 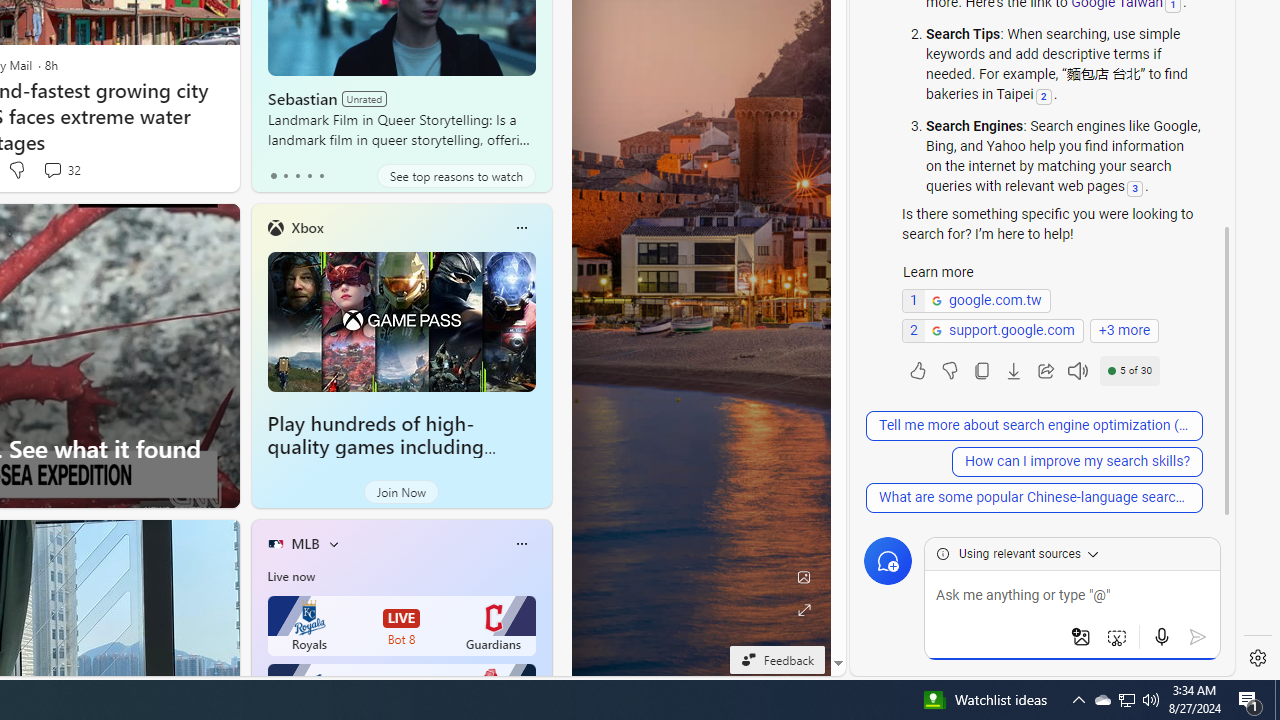 What do you see at coordinates (400, 492) in the screenshot?
I see `'Join Now'` at bounding box center [400, 492].